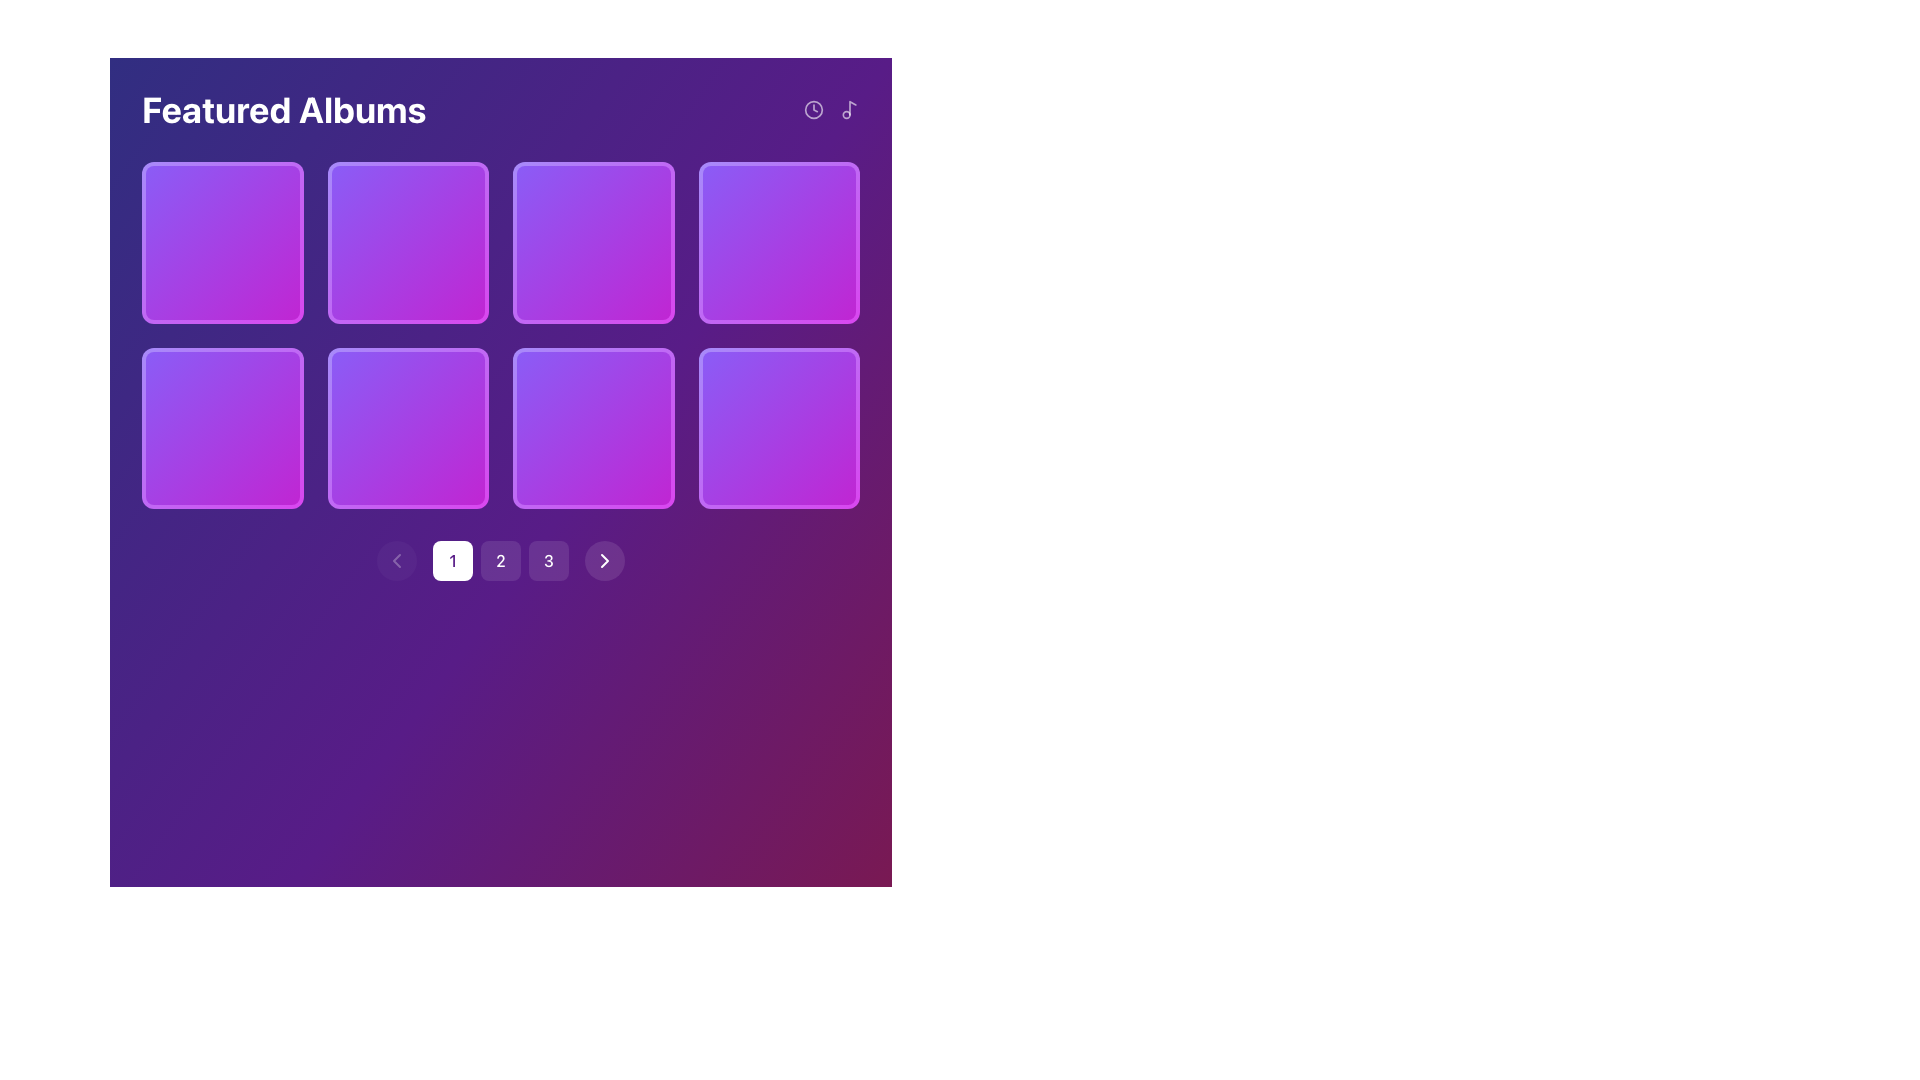  Describe the element at coordinates (409, 427) in the screenshot. I see `the play button icon located in the second row, third column of the grid` at that location.